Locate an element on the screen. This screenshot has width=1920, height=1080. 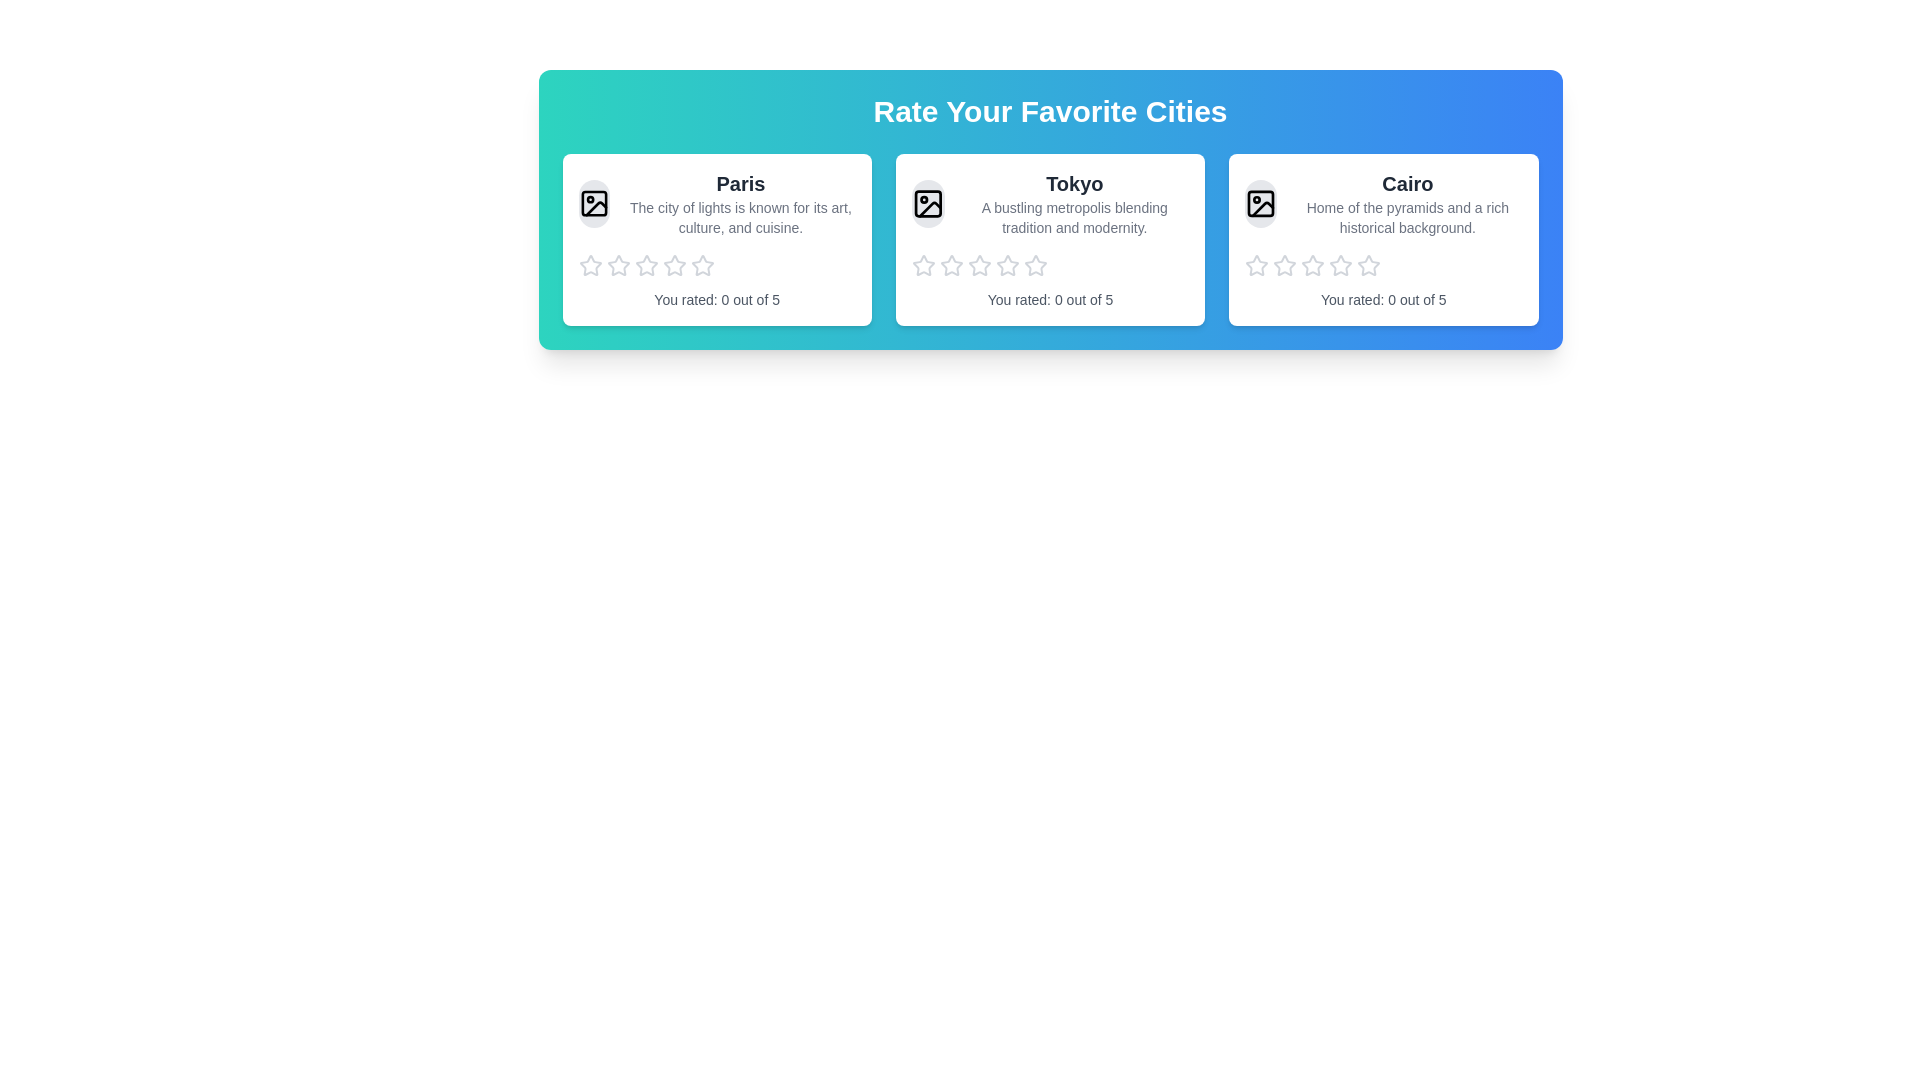
the first star icon in the rating component of the 'Cairo' card is located at coordinates (1256, 265).